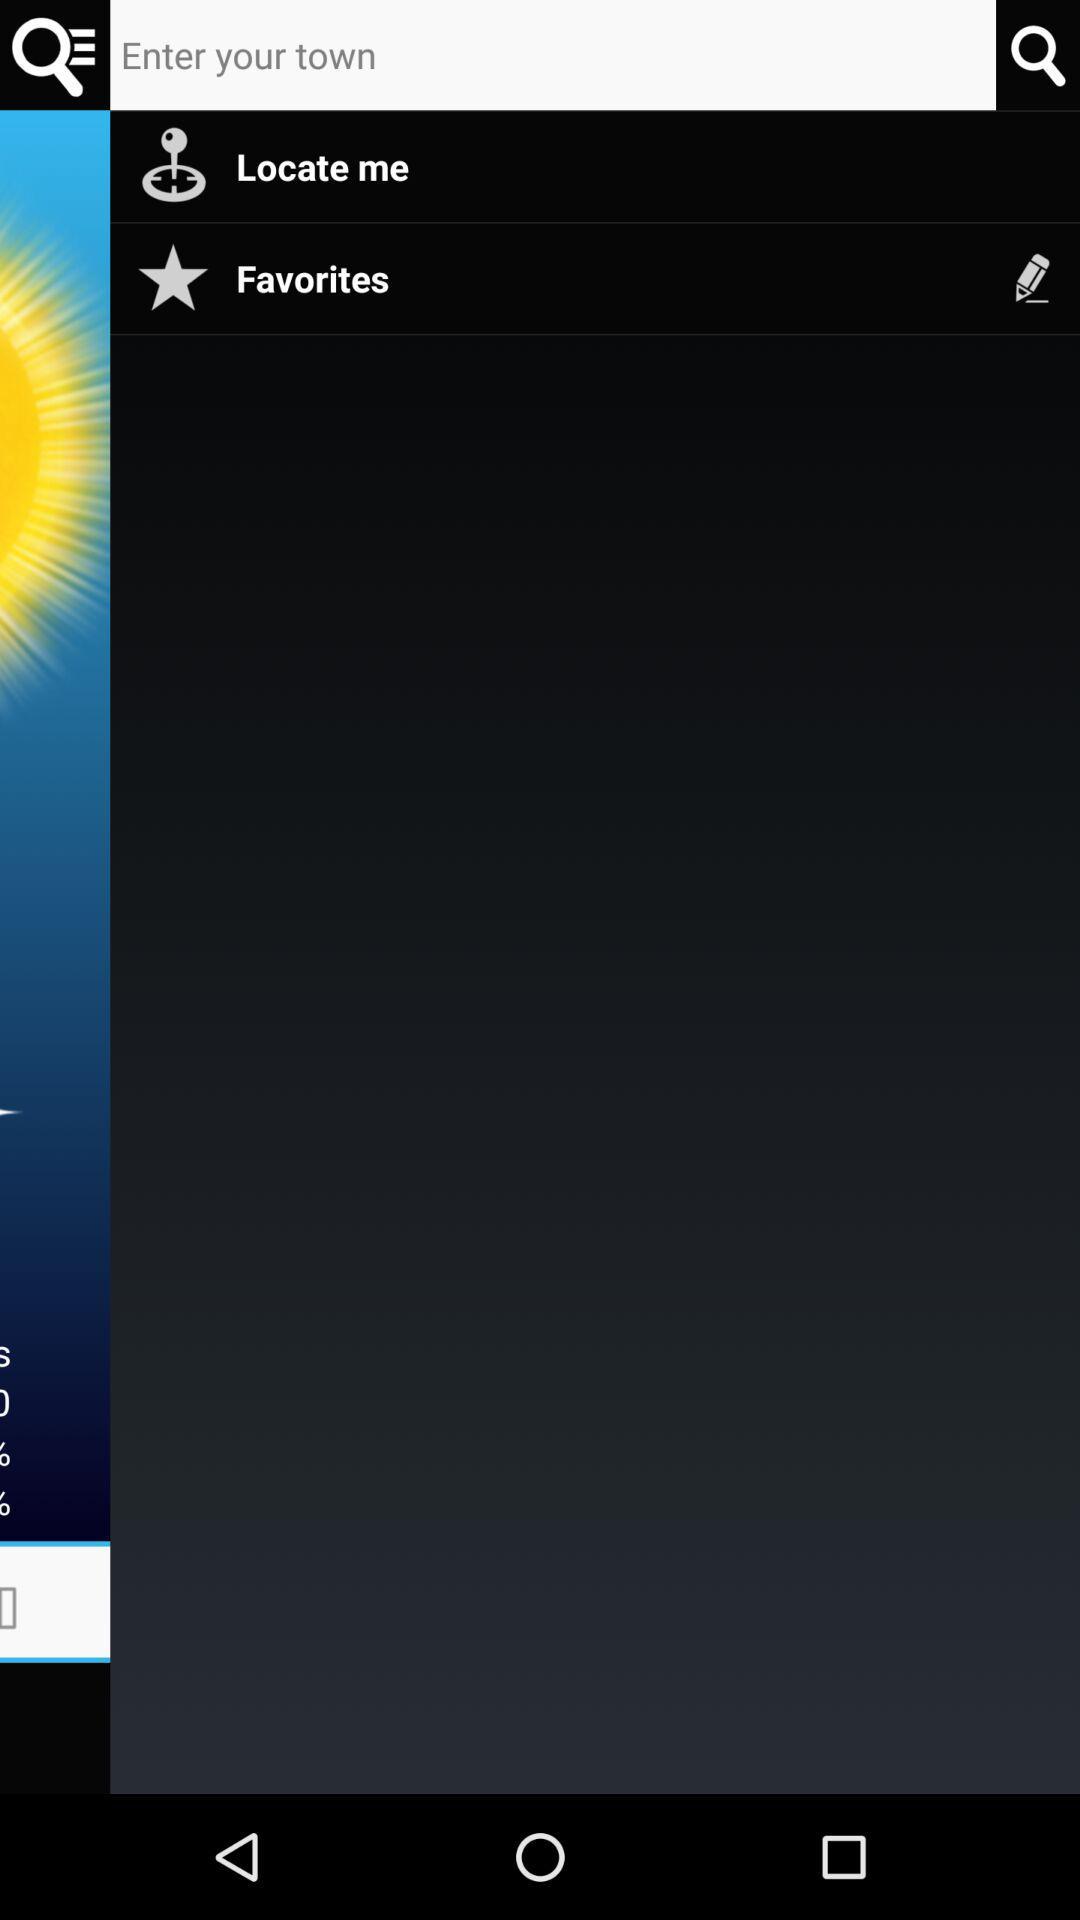 The height and width of the screenshot is (1920, 1080). What do you see at coordinates (54, 58) in the screenshot?
I see `the search icon` at bounding box center [54, 58].